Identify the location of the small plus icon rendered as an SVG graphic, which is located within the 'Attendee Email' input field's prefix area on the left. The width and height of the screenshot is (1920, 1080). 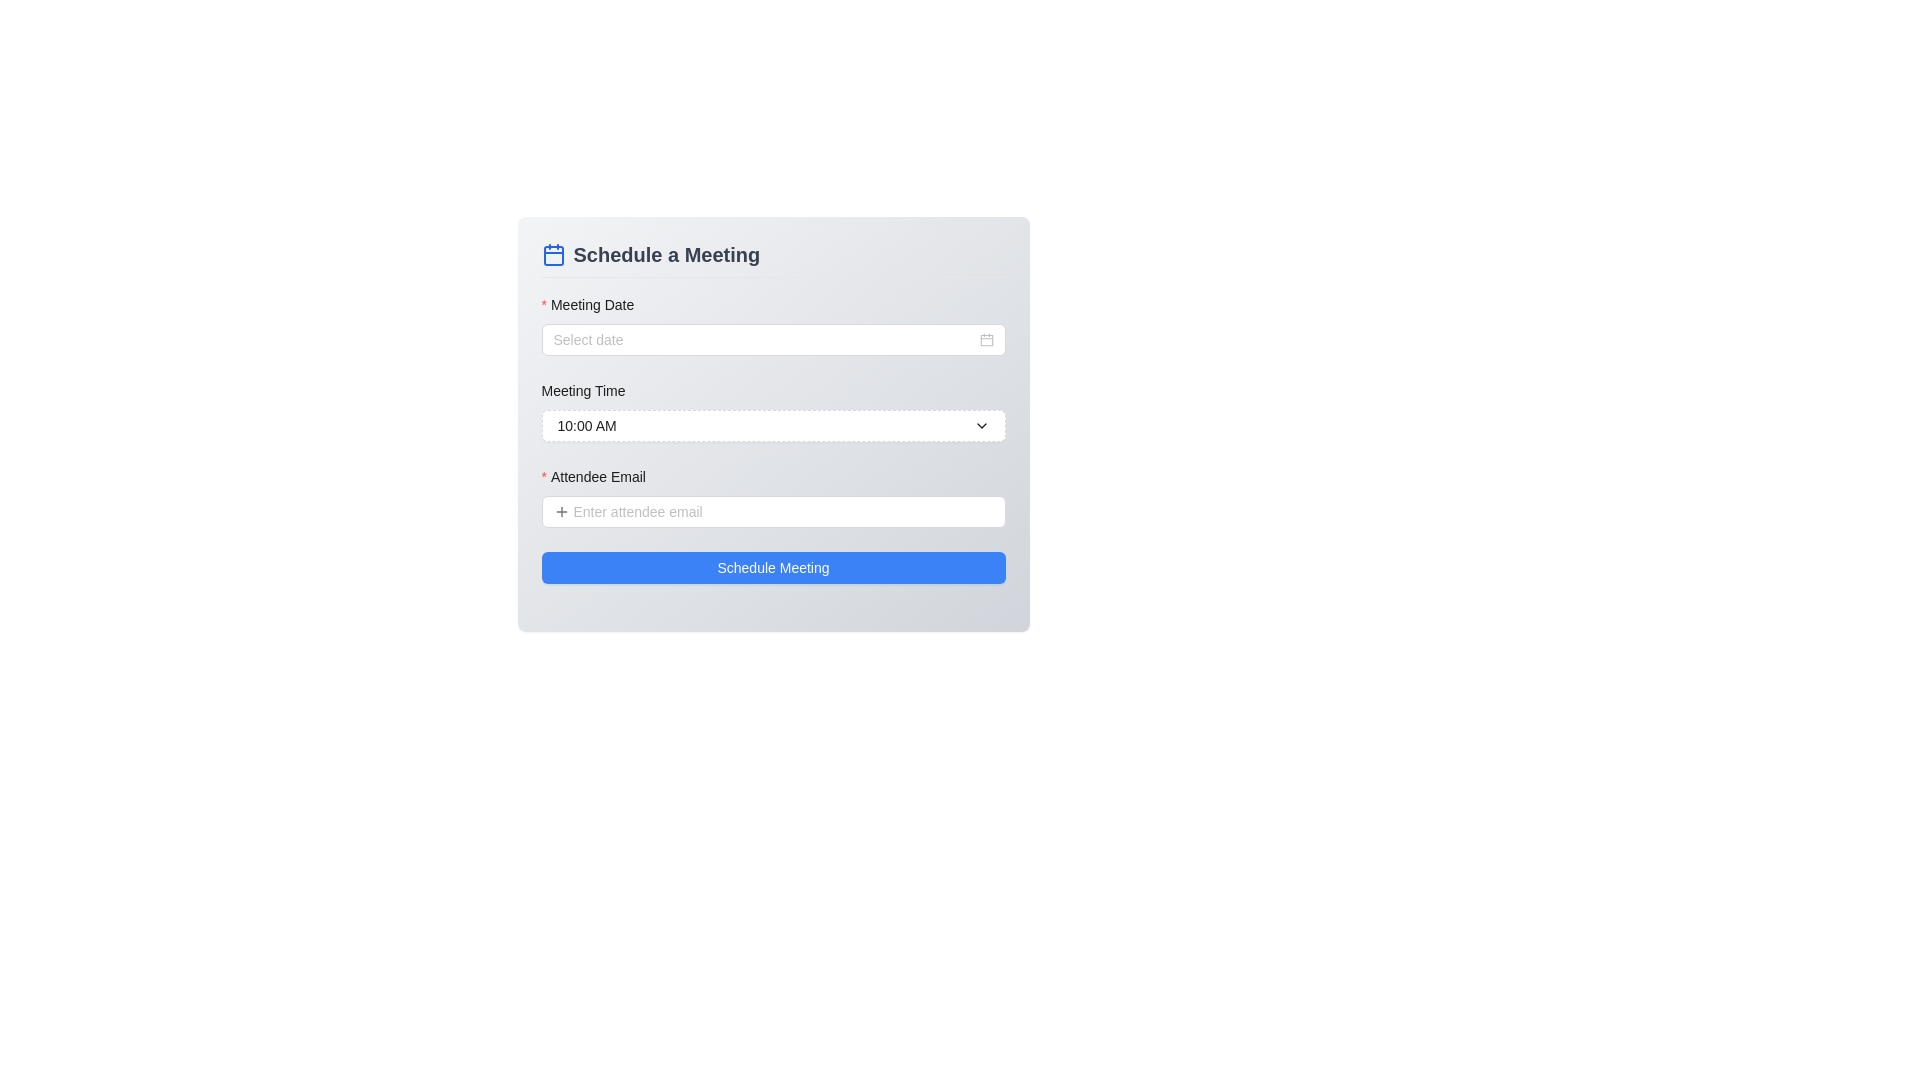
(560, 511).